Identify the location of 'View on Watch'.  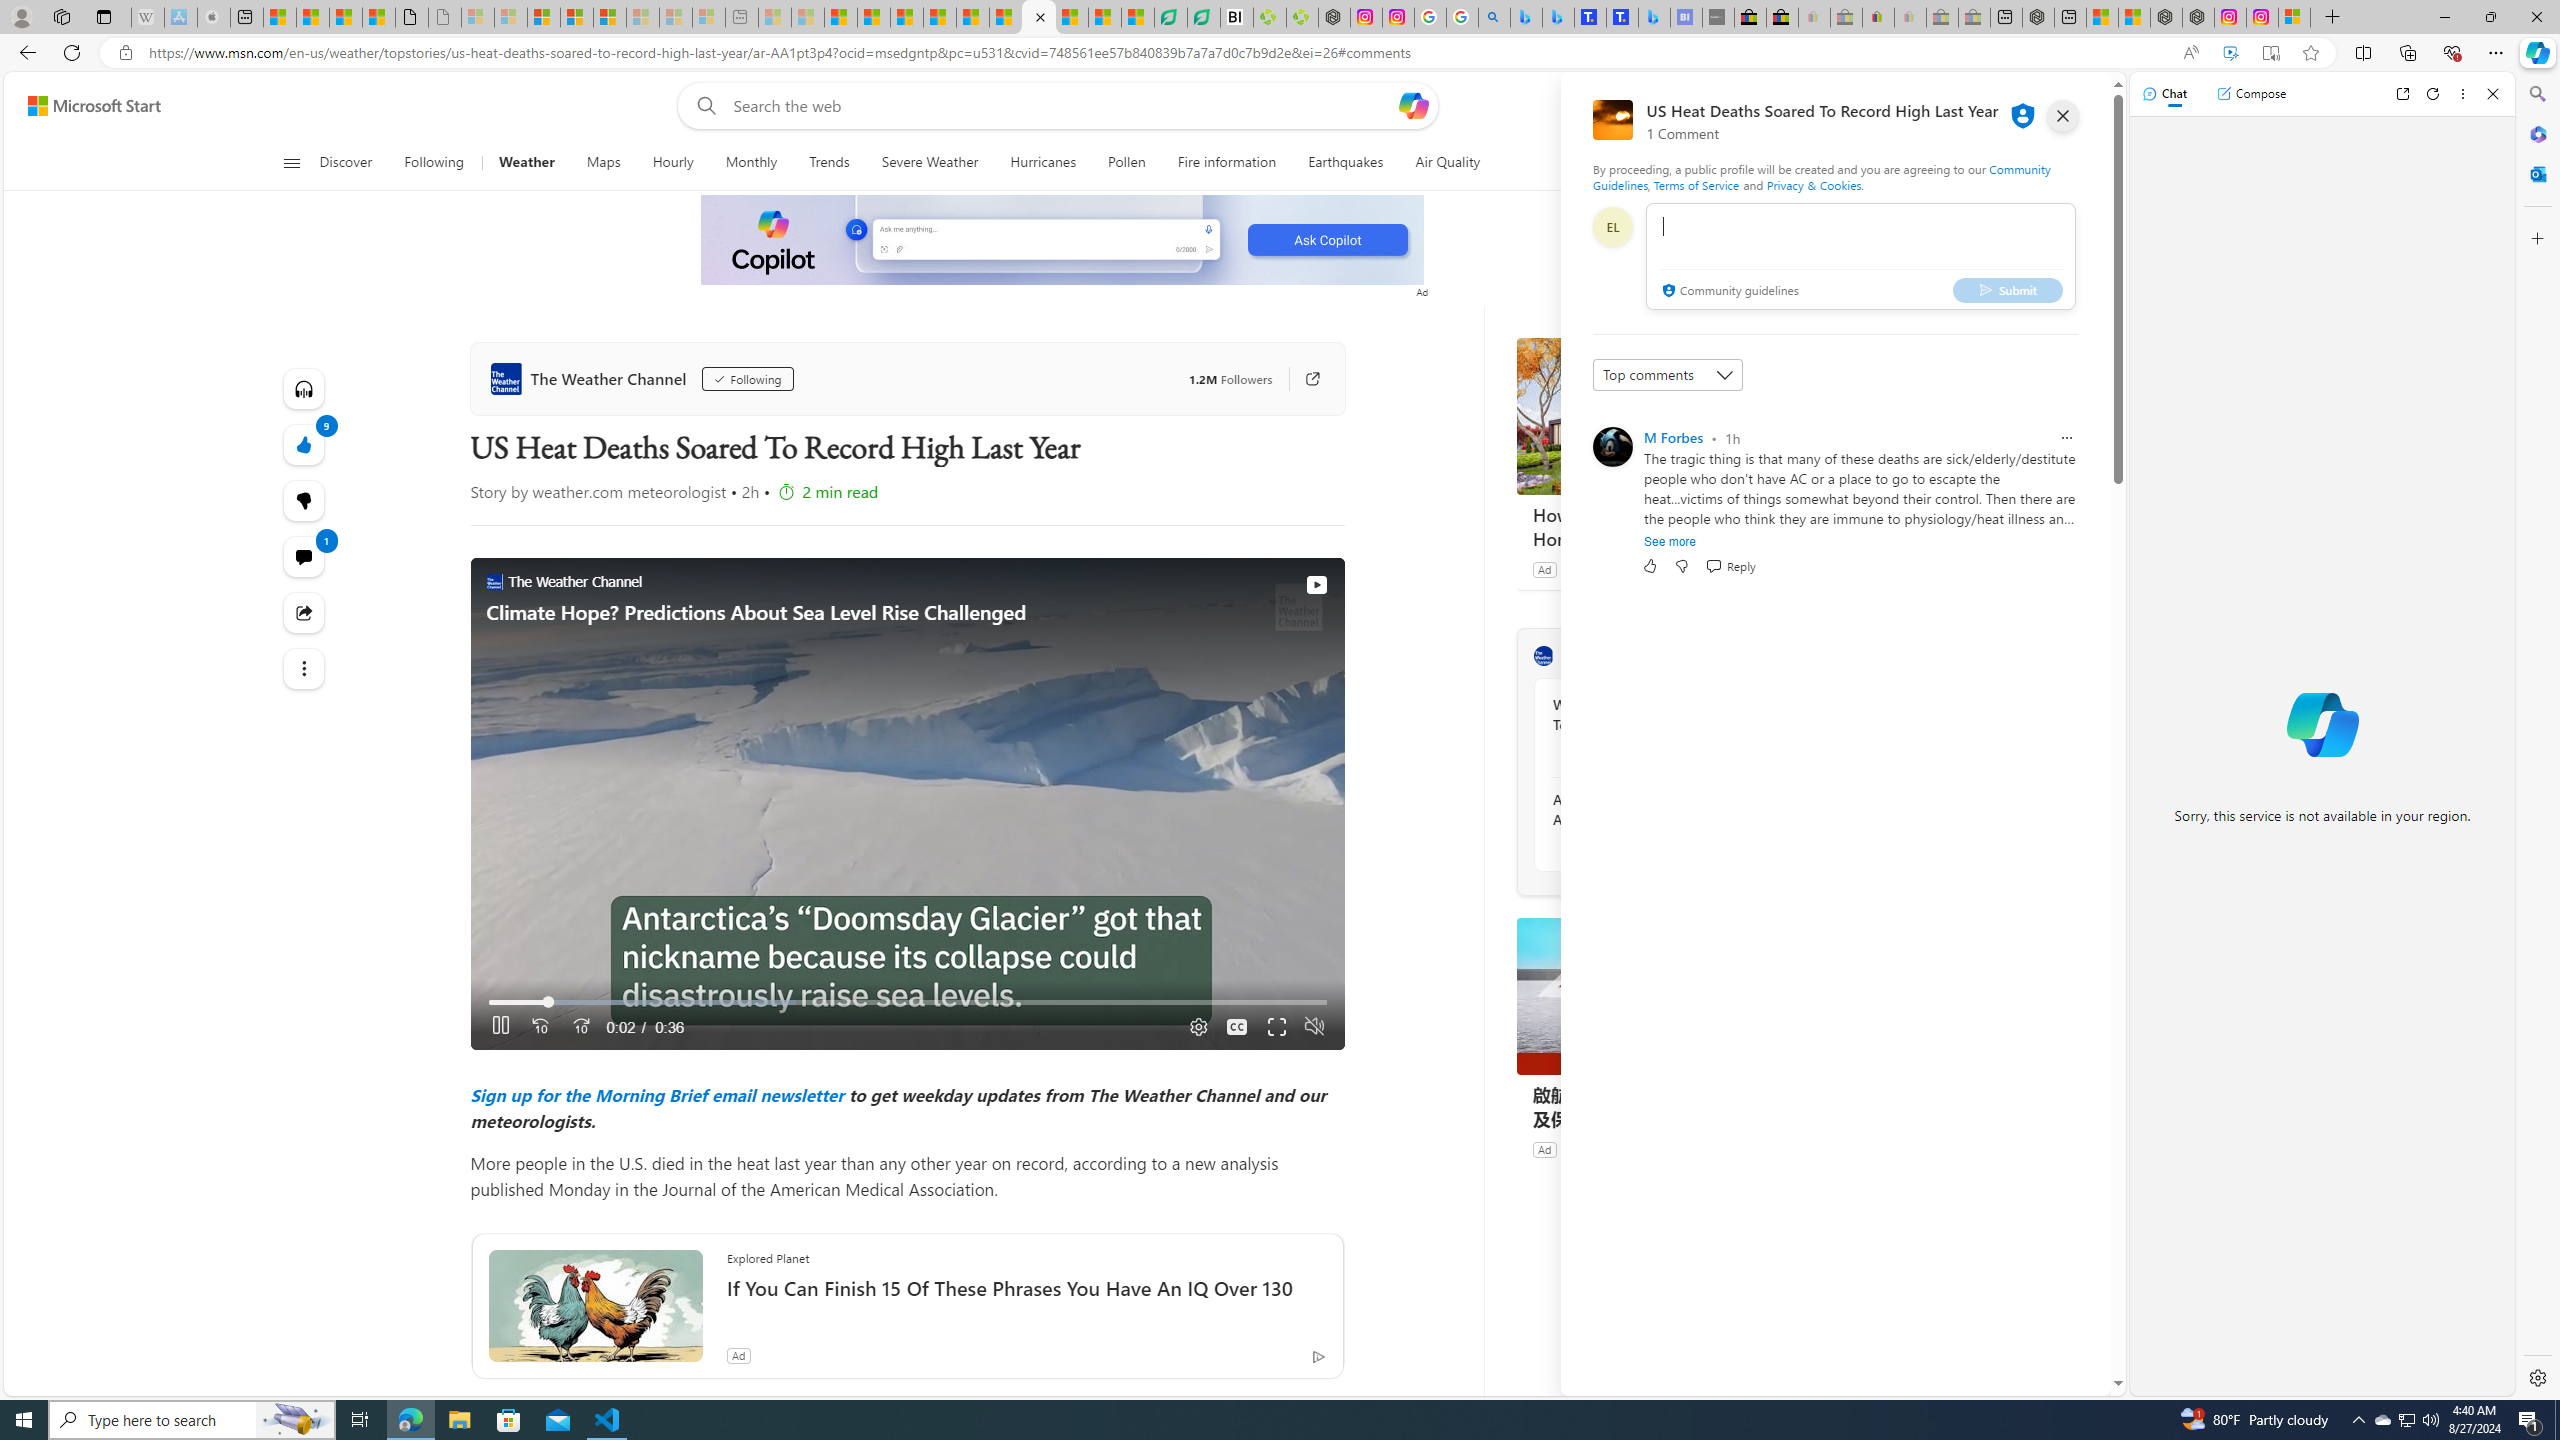
(1314, 583).